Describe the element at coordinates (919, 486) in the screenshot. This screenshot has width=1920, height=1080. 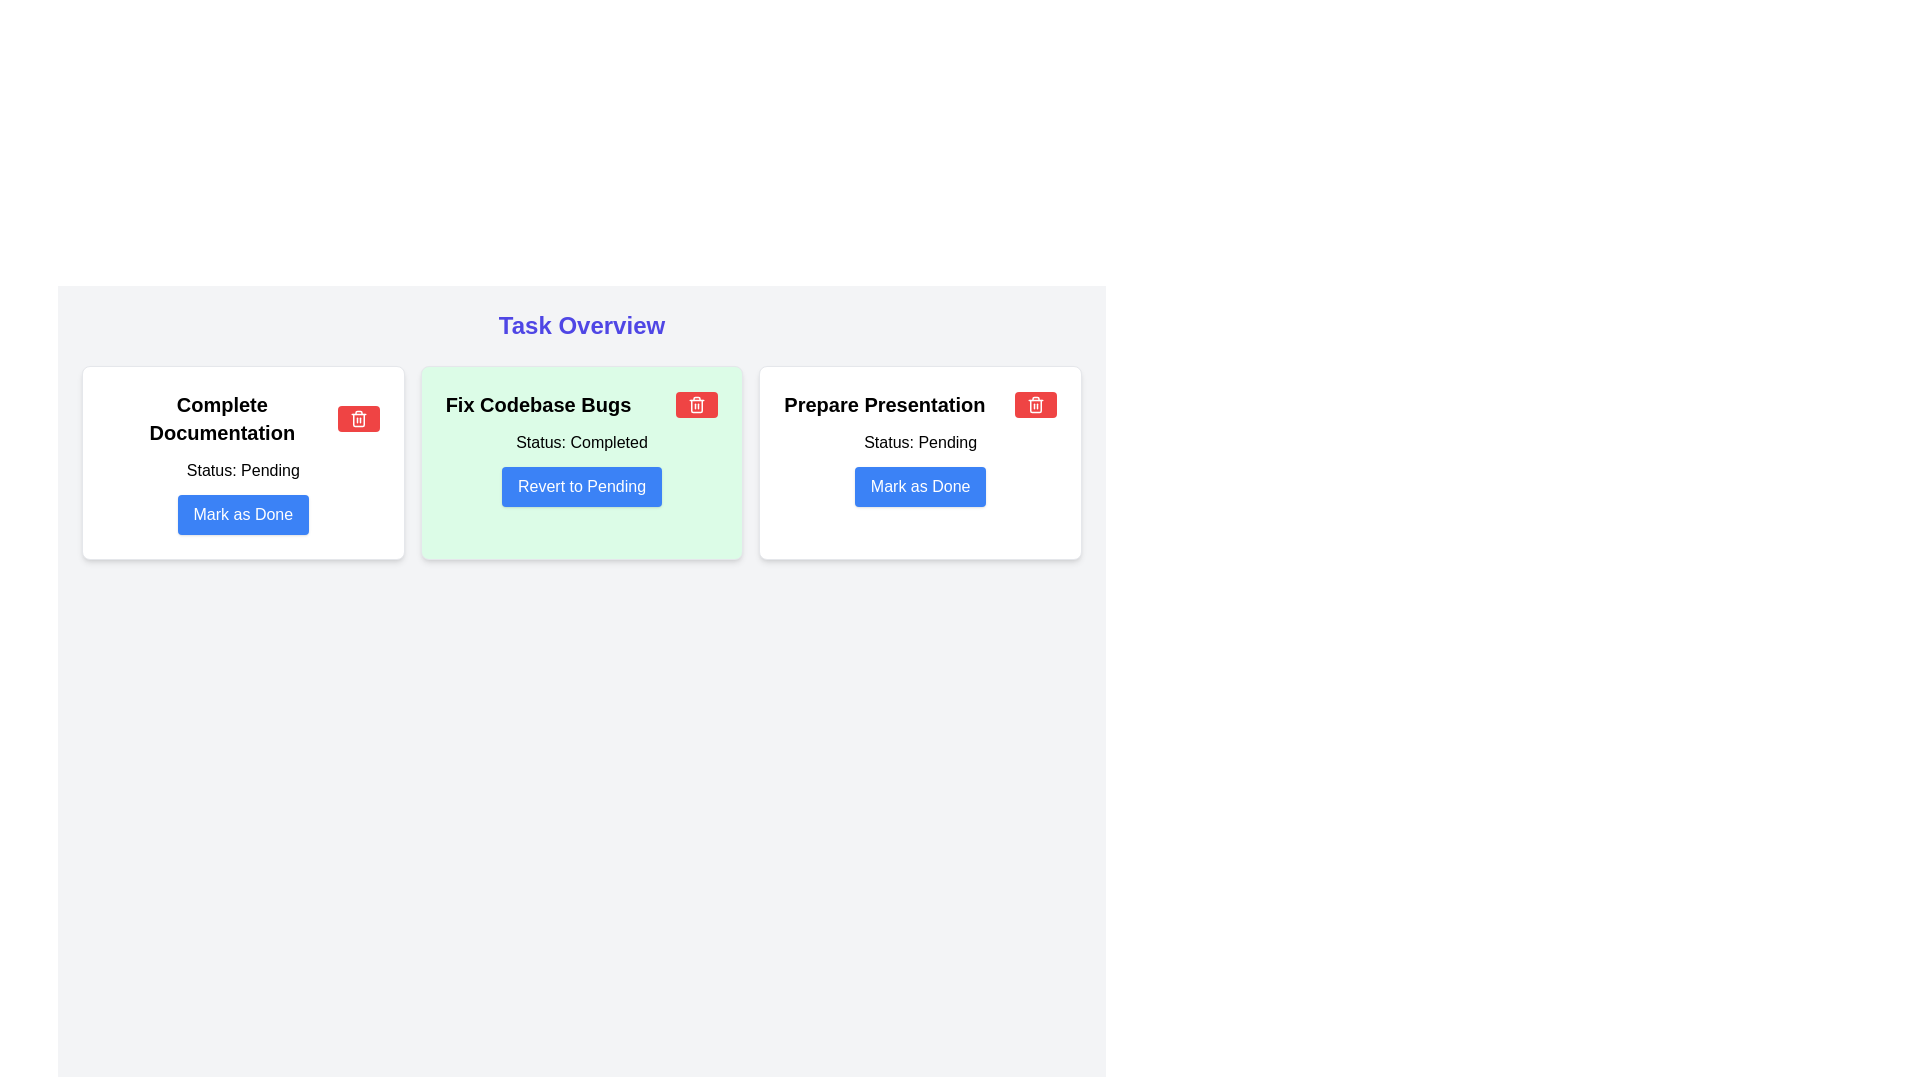
I see `the 'mark as done' button located at the bottom of the rightmost card in the grid layout, below the 'Prepare Presentation' title and 'Status: Pending' label, to observe a visual state change` at that location.